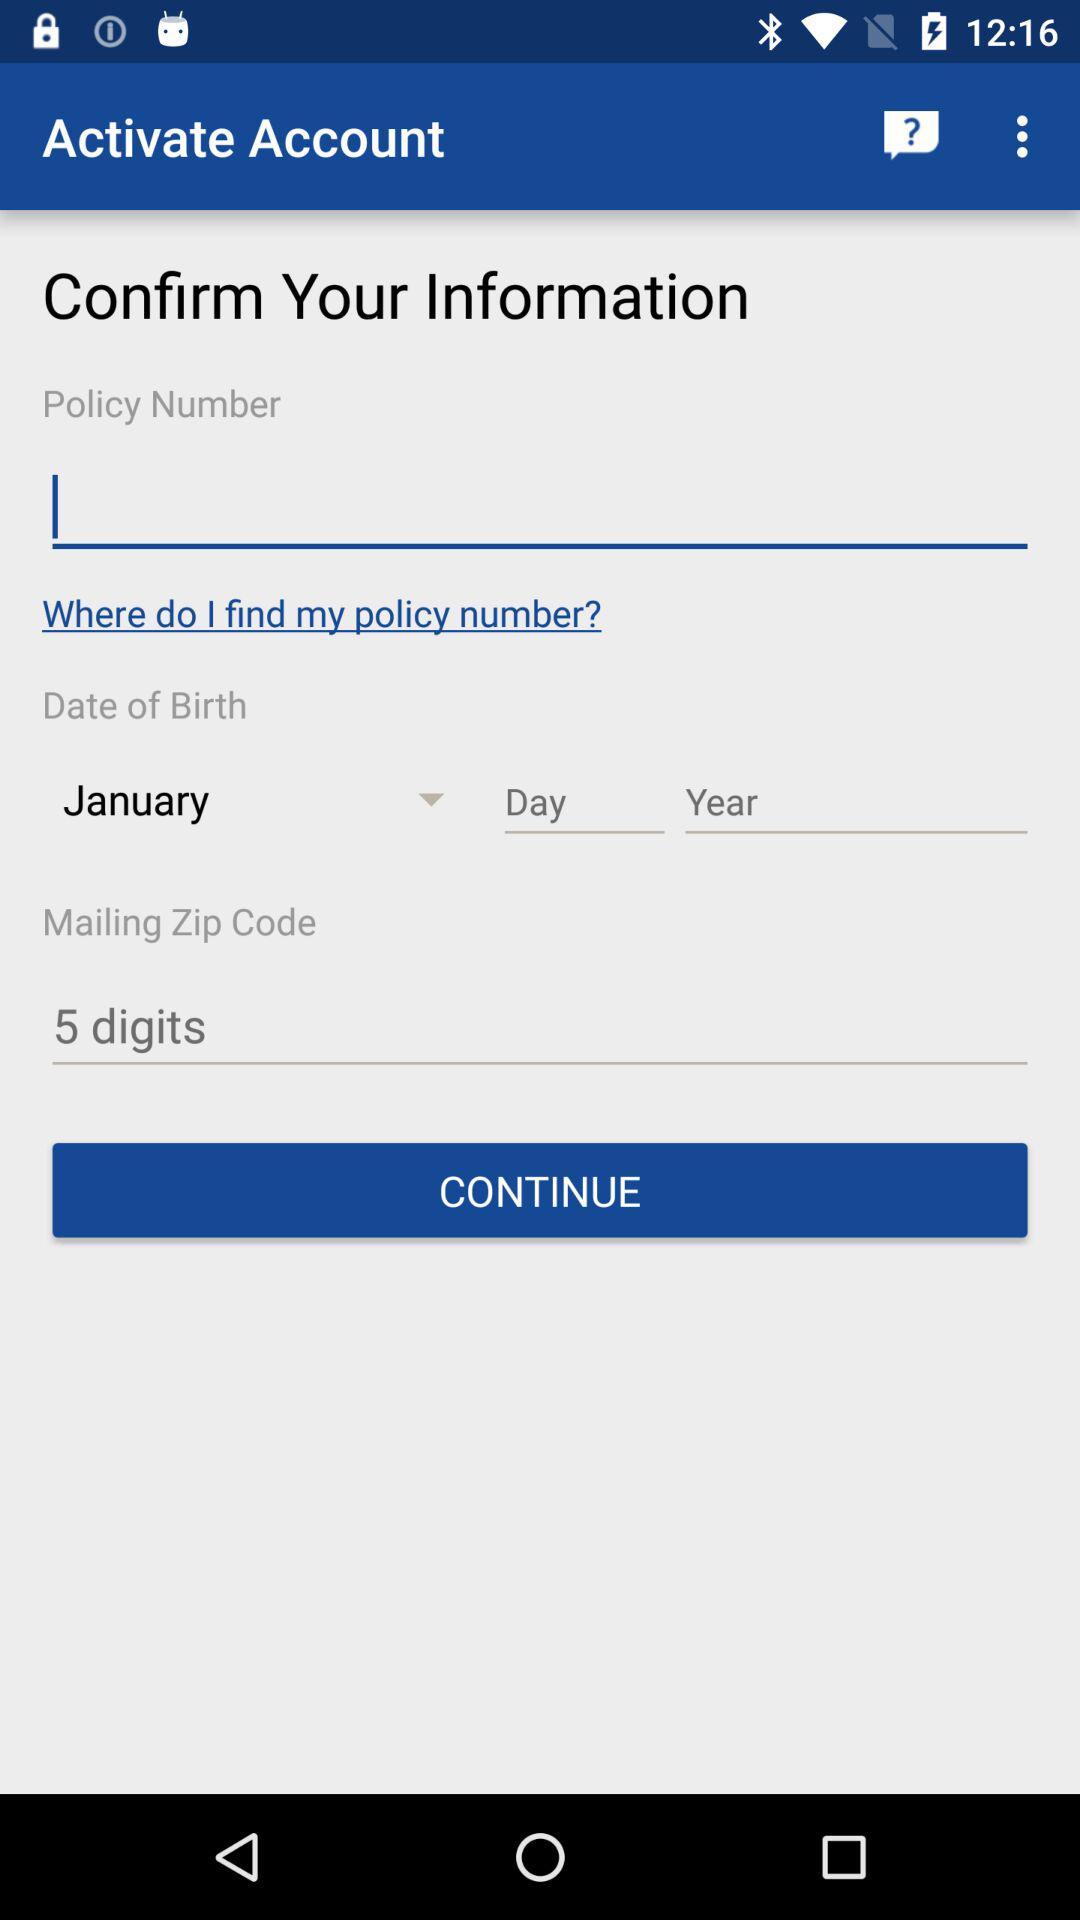 The image size is (1080, 1920). What do you see at coordinates (584, 802) in the screenshot?
I see `icon below the where do i item` at bounding box center [584, 802].